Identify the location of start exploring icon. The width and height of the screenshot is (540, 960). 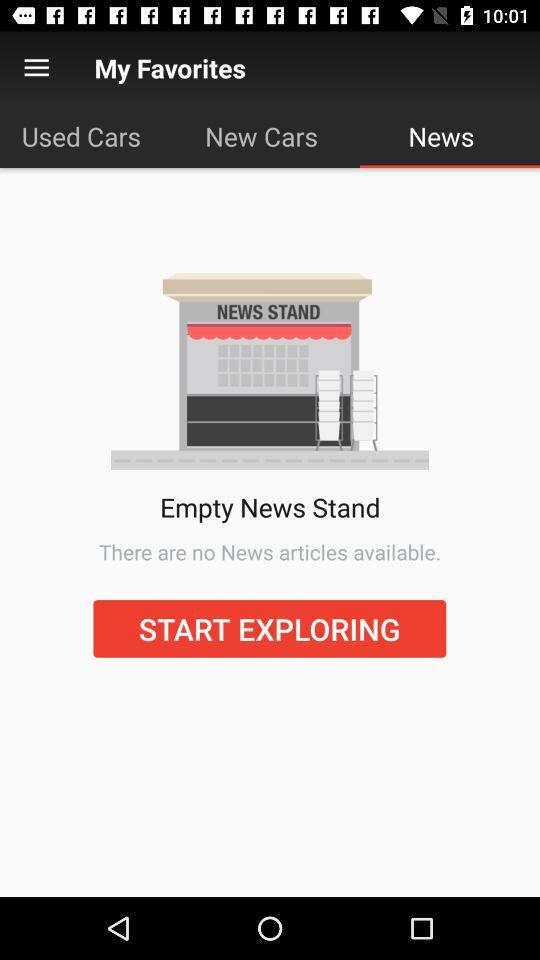
(269, 627).